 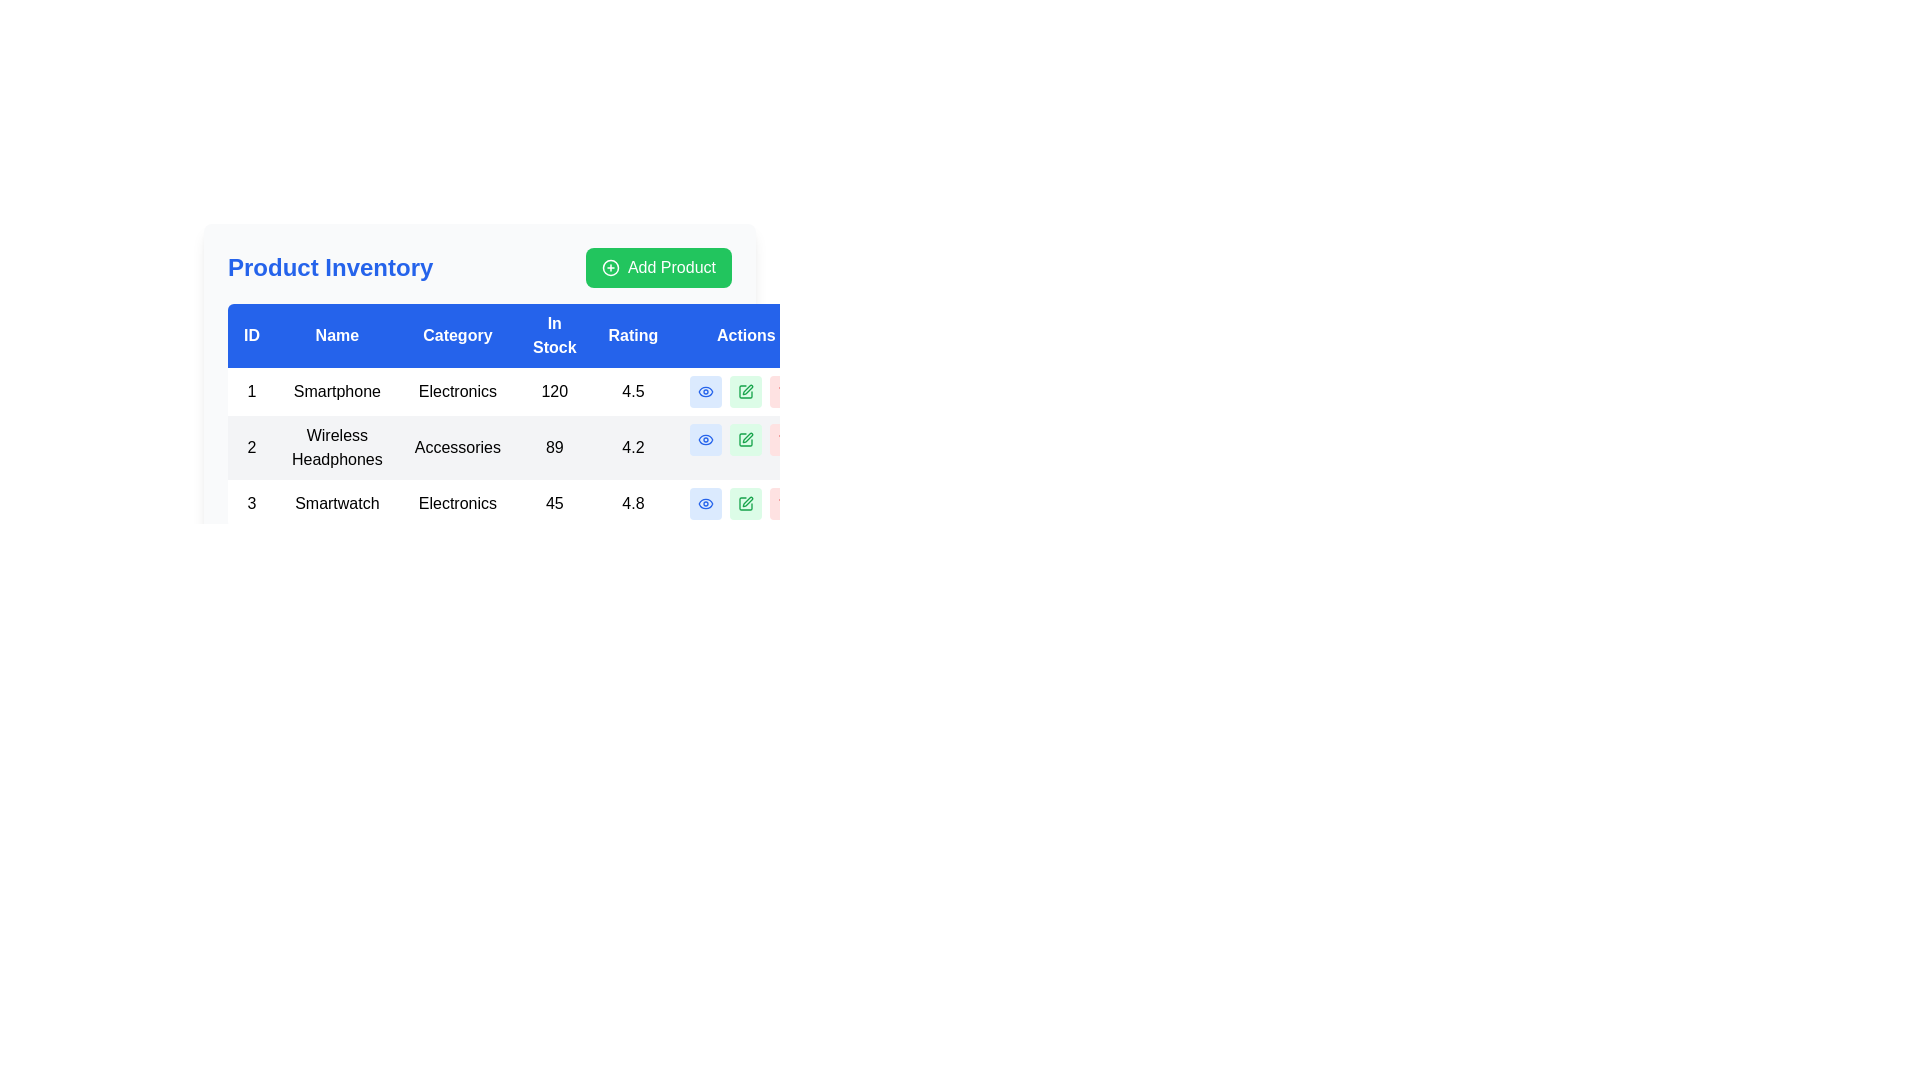 What do you see at coordinates (745, 392) in the screenshot?
I see `the edit icon button, which resembles a green pen over a square, located in the 'Actions' column of the first row in the table, adjacent to the 'Rating' column` at bounding box center [745, 392].